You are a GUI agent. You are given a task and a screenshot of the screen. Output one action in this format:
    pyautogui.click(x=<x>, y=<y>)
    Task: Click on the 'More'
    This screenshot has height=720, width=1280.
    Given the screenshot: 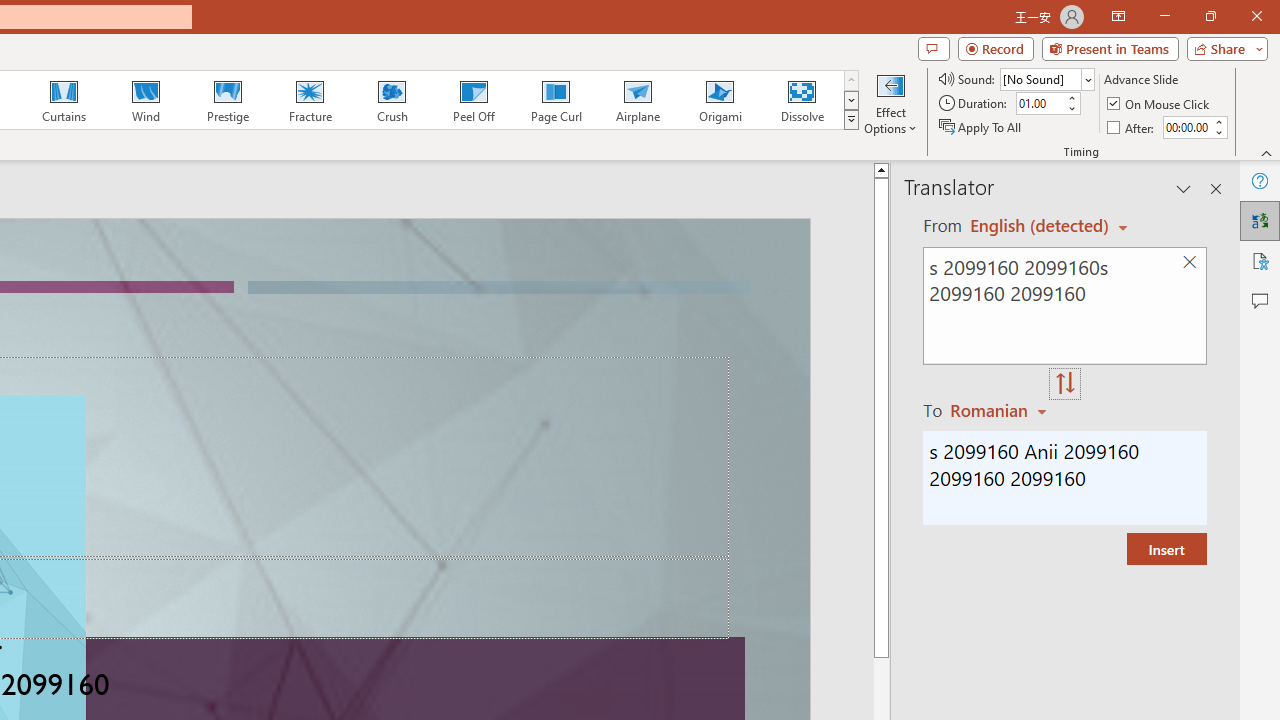 What is the action you would take?
    pyautogui.click(x=1217, y=121)
    